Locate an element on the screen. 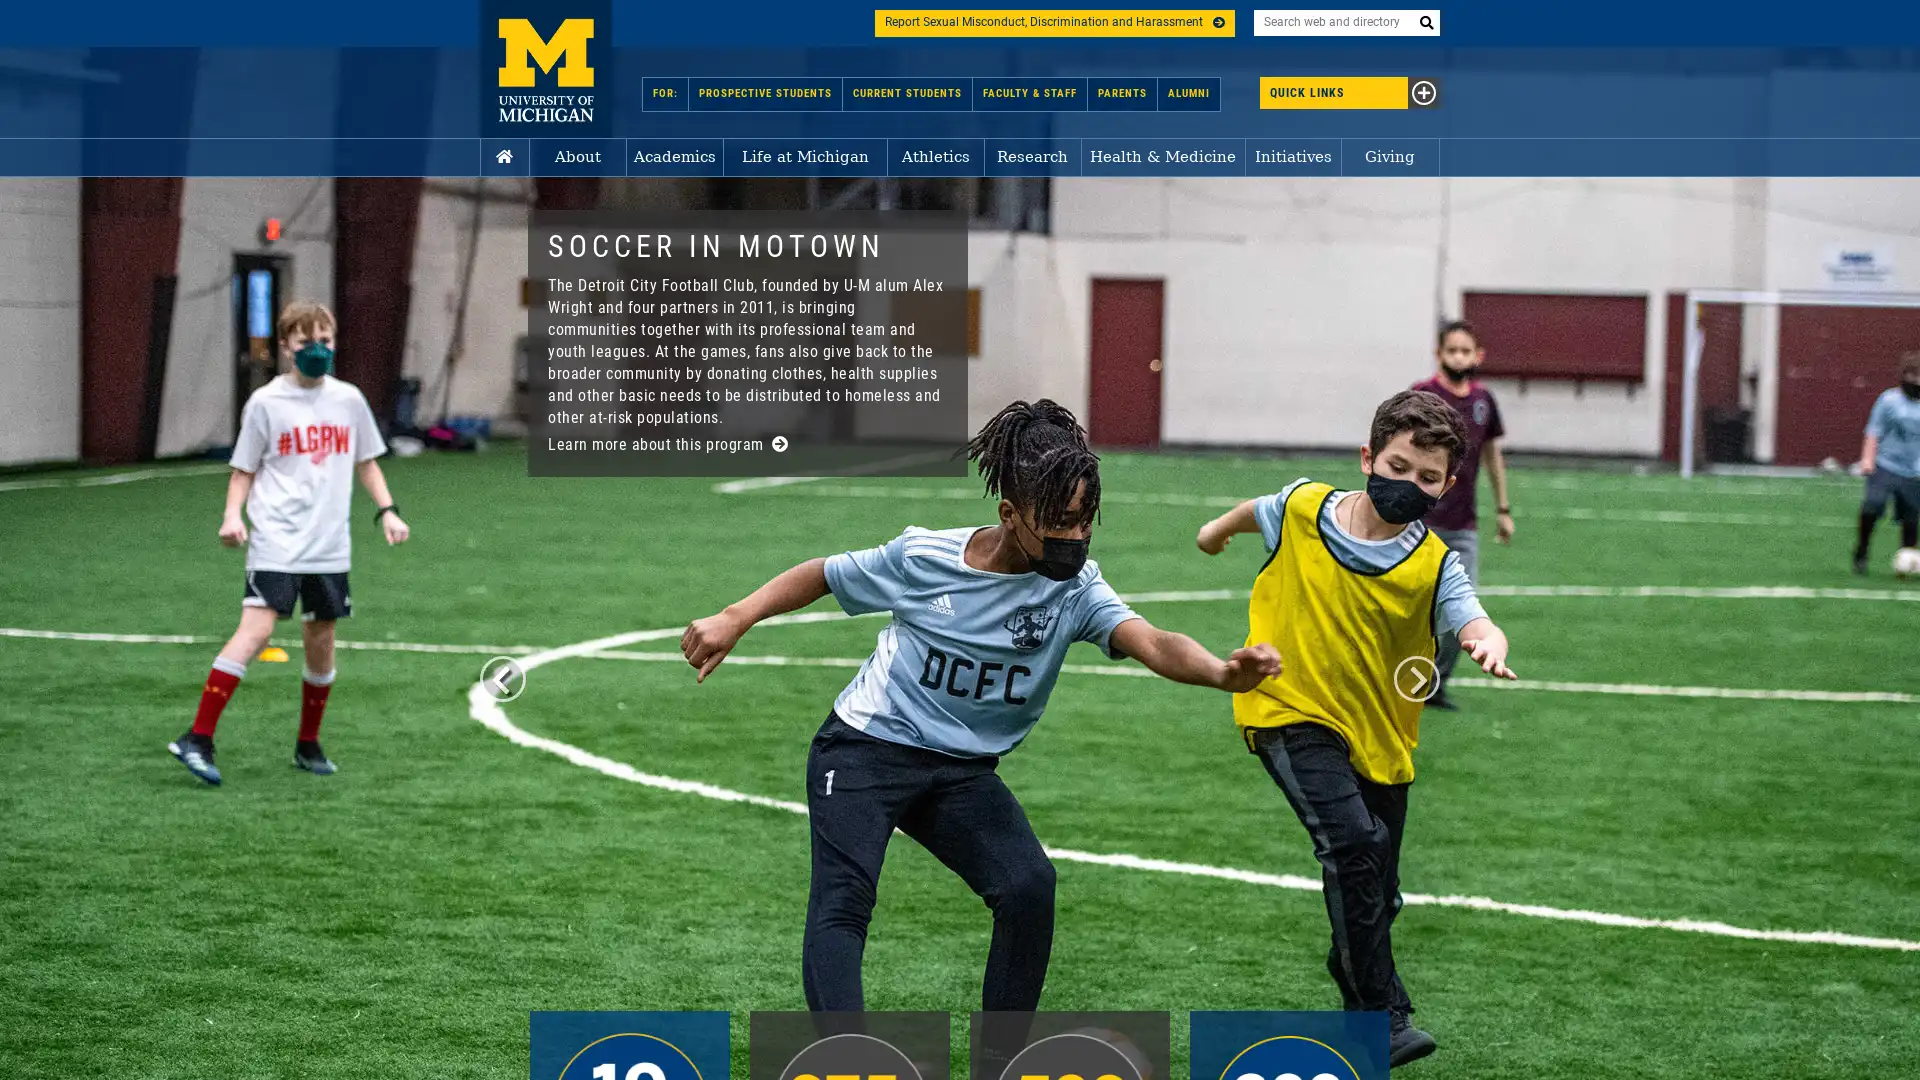  QUICK LINKS is located at coordinates (1306, 92).